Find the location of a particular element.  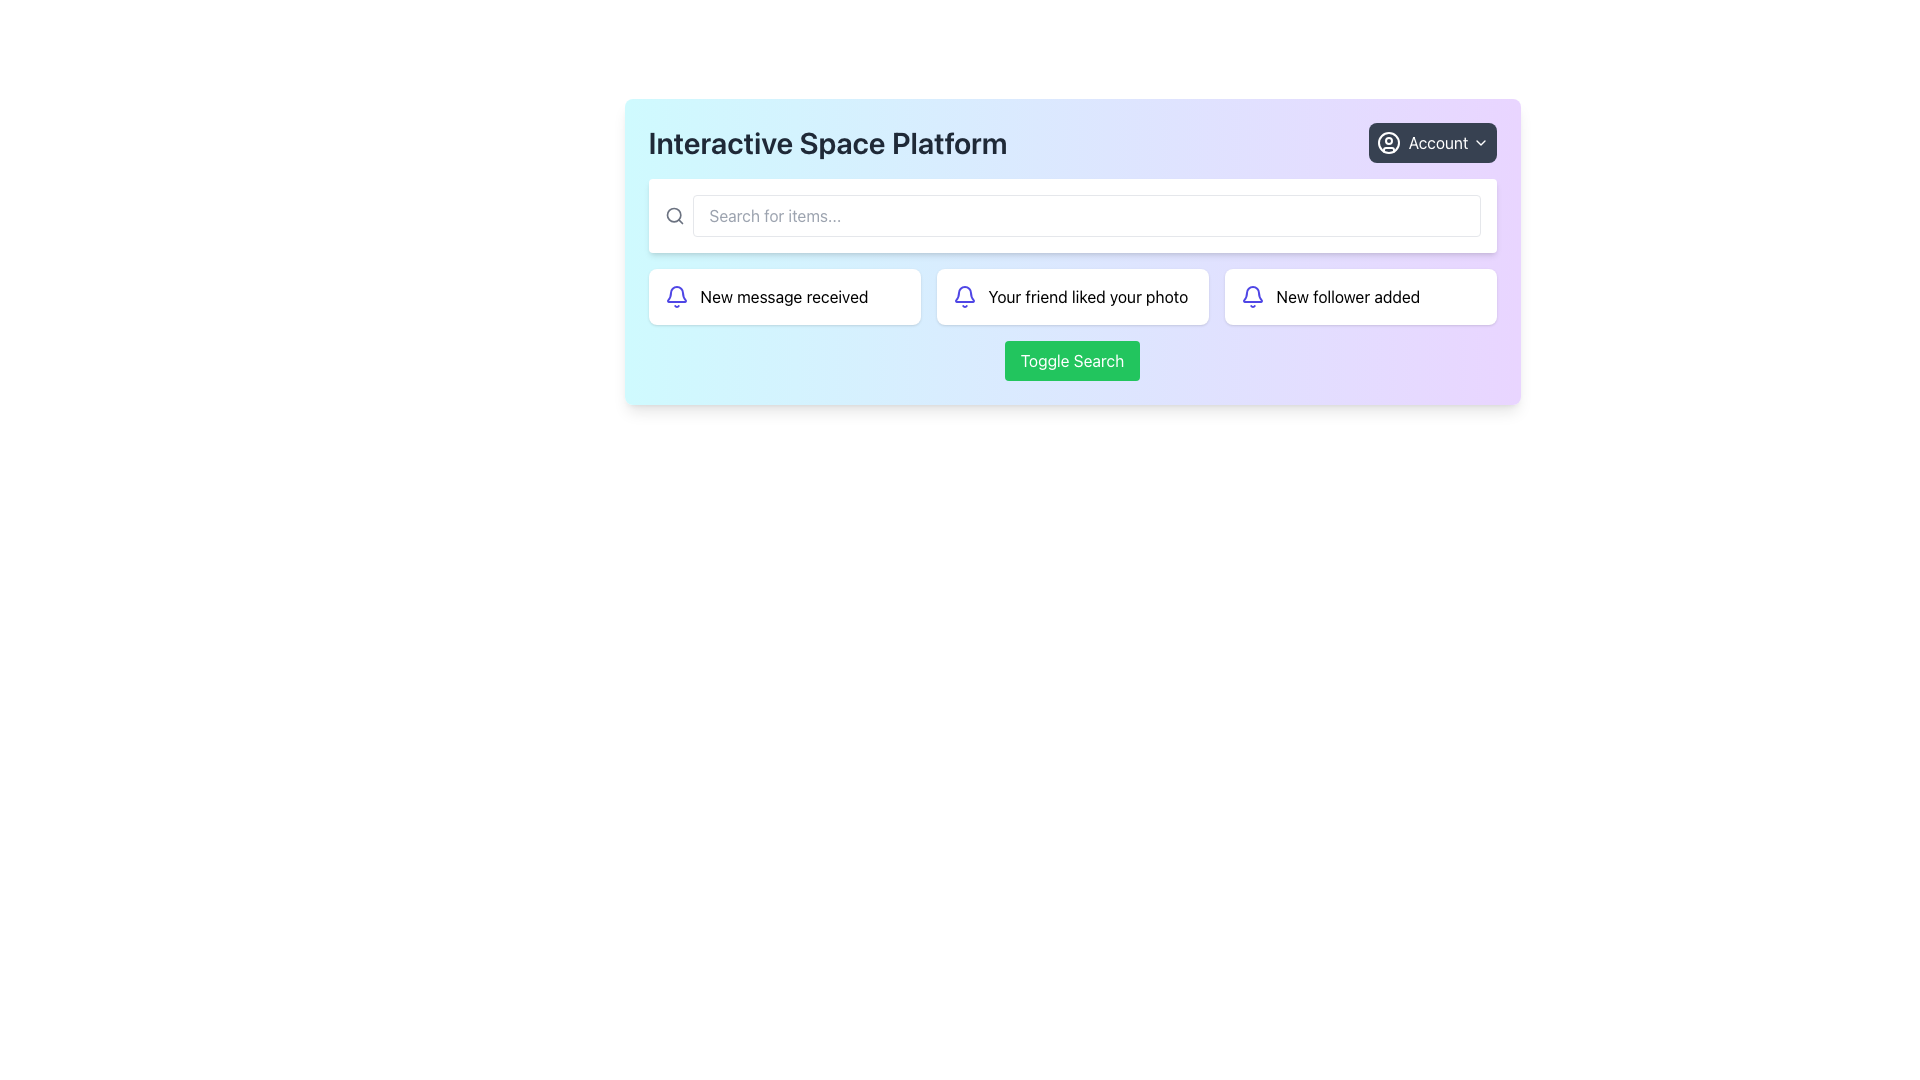

the account options button located at the top-right corner of the interface next to the title 'Interactive Space Platform' is located at coordinates (1431, 141).